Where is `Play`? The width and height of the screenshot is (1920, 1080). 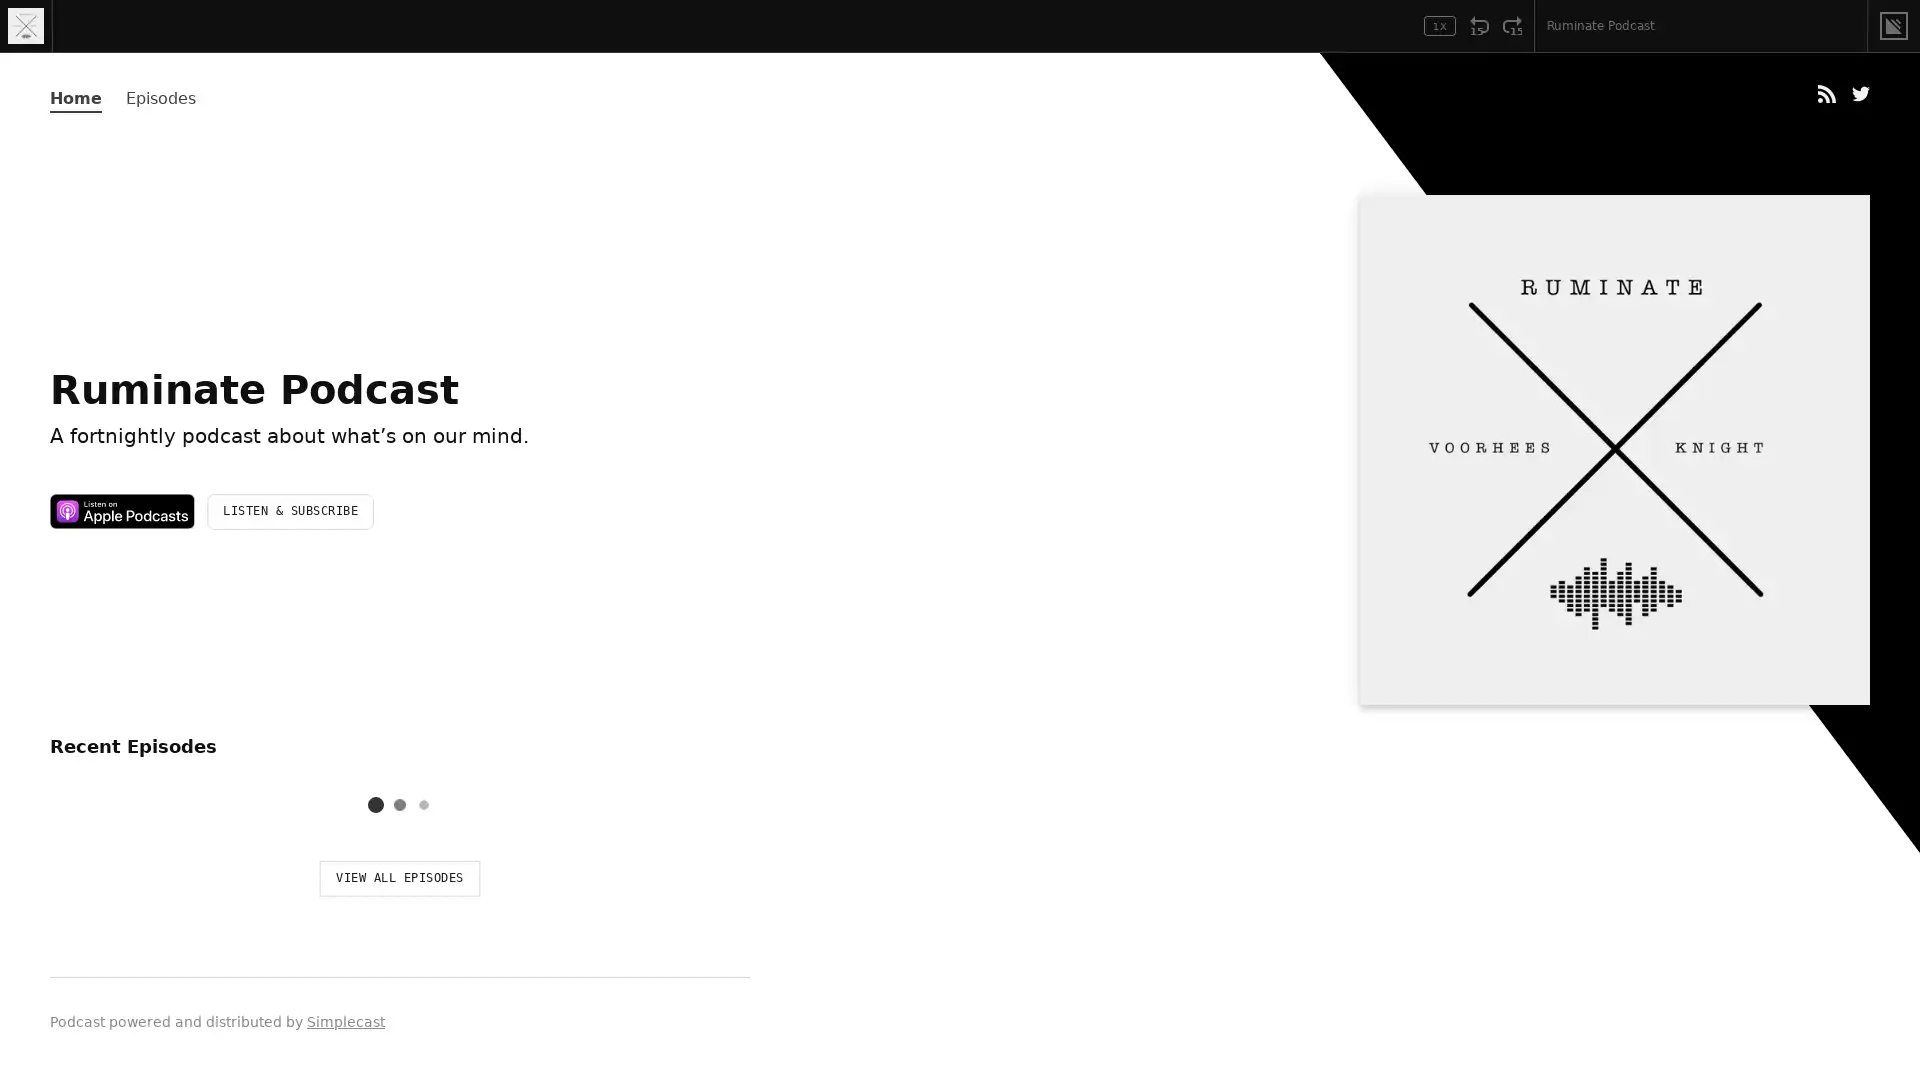 Play is located at coordinates (76, 26).